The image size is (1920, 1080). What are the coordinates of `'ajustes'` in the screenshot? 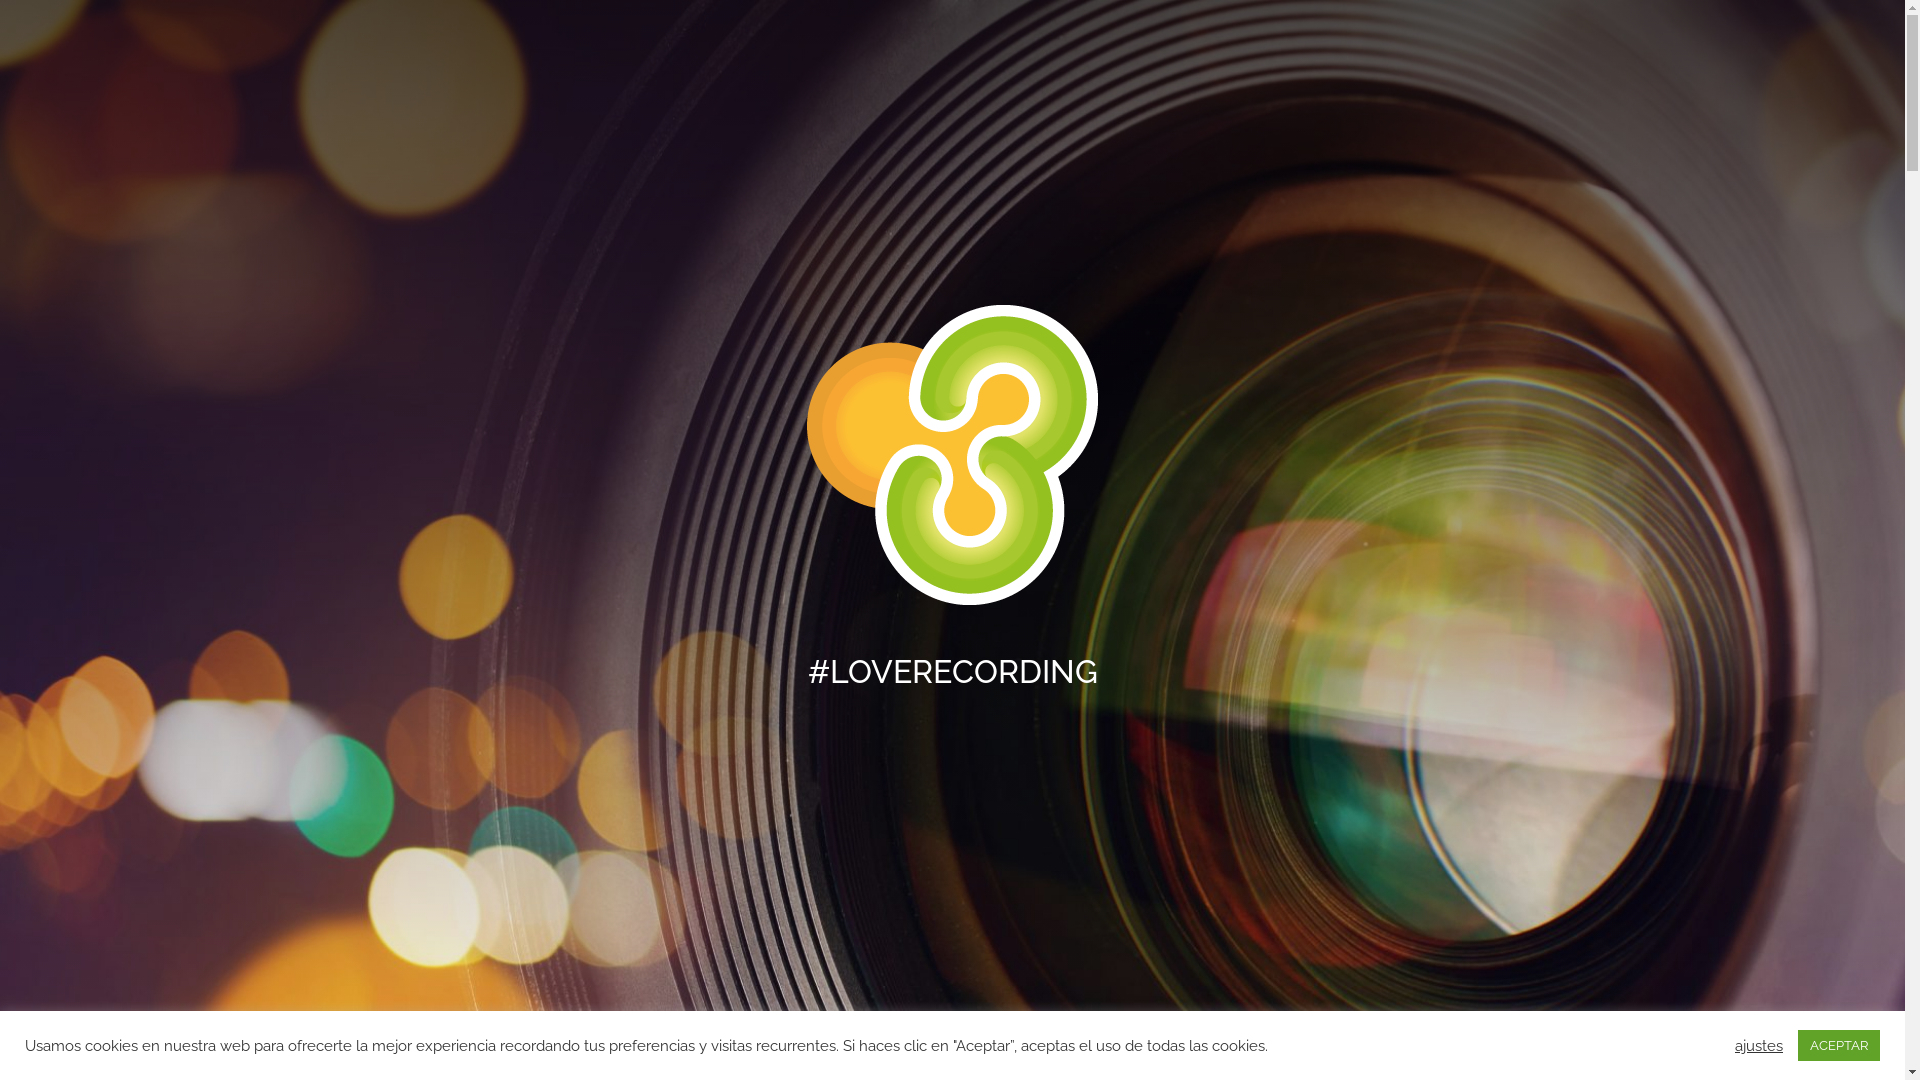 It's located at (1757, 1044).